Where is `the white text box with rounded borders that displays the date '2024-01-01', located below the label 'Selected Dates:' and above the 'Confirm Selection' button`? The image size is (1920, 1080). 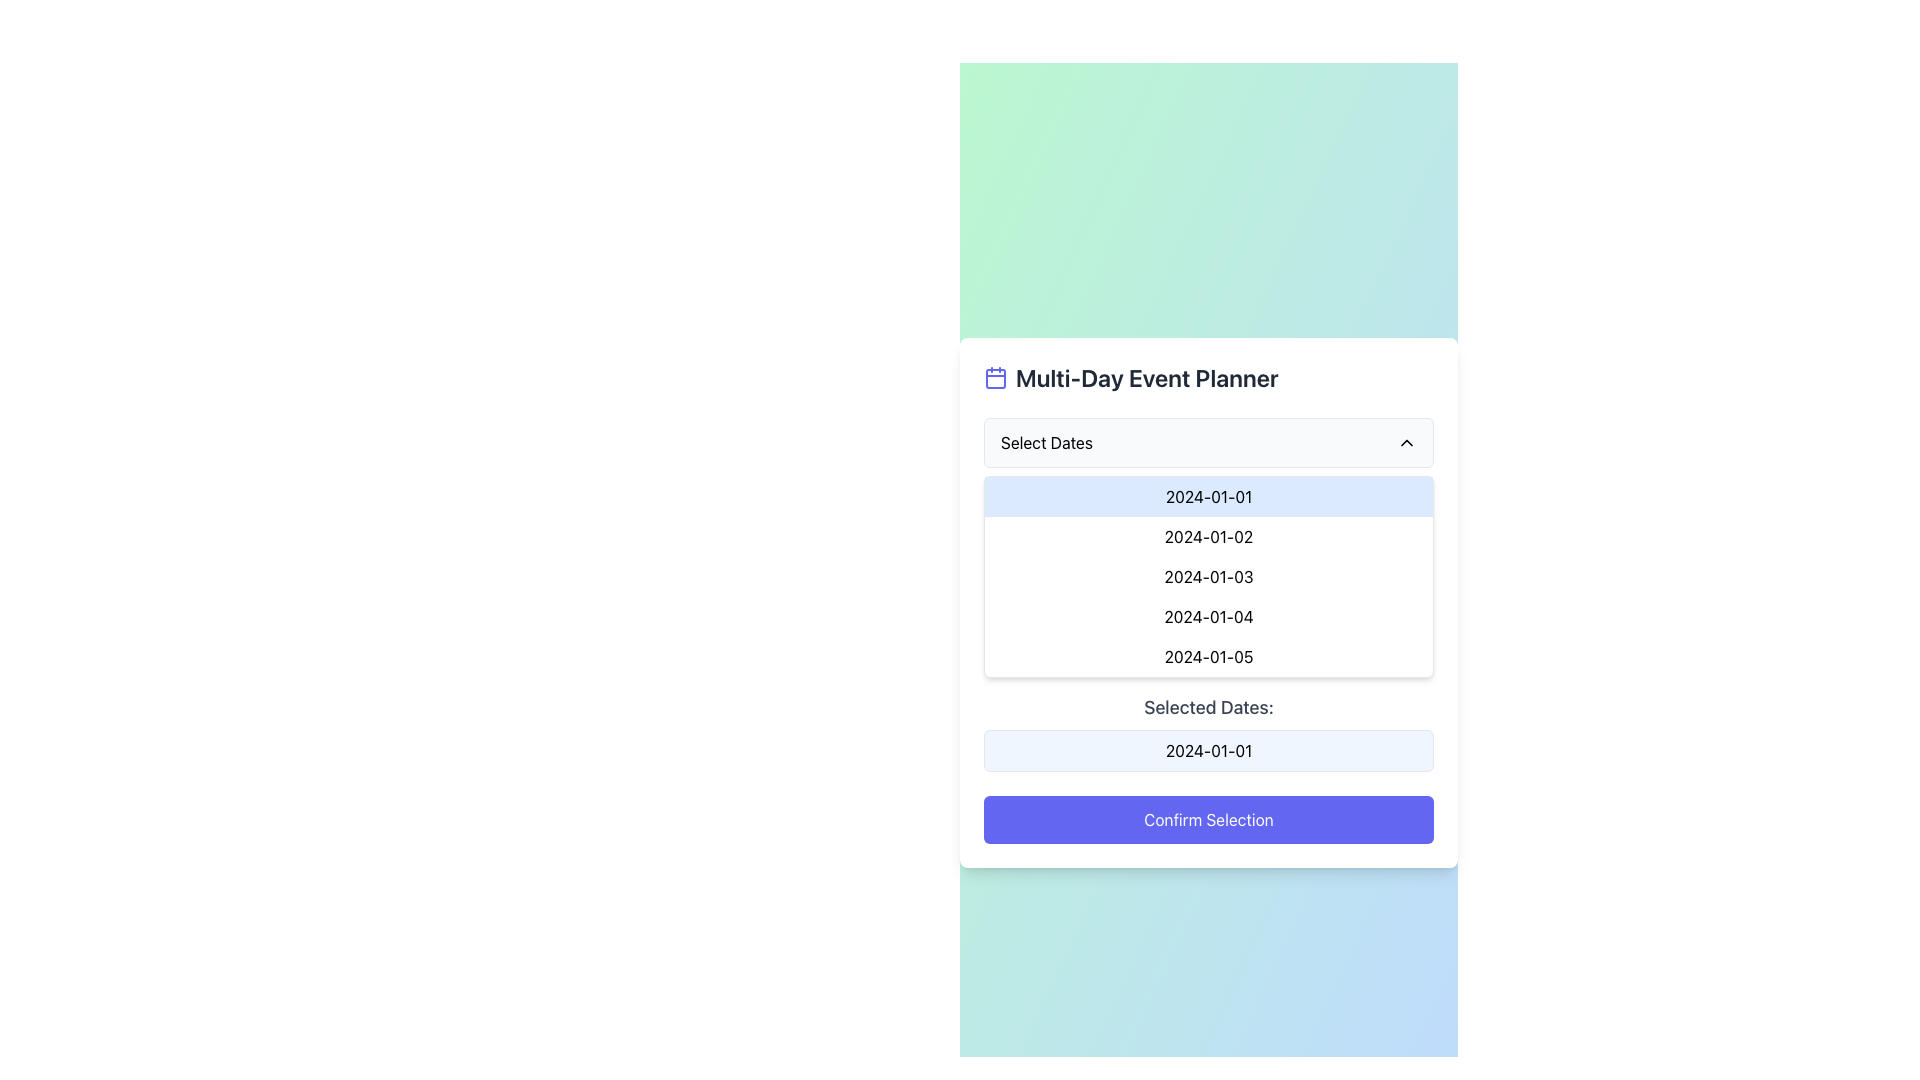
the white text box with rounded borders that displays the date '2024-01-01', located below the label 'Selected Dates:' and above the 'Confirm Selection' button is located at coordinates (1208, 751).